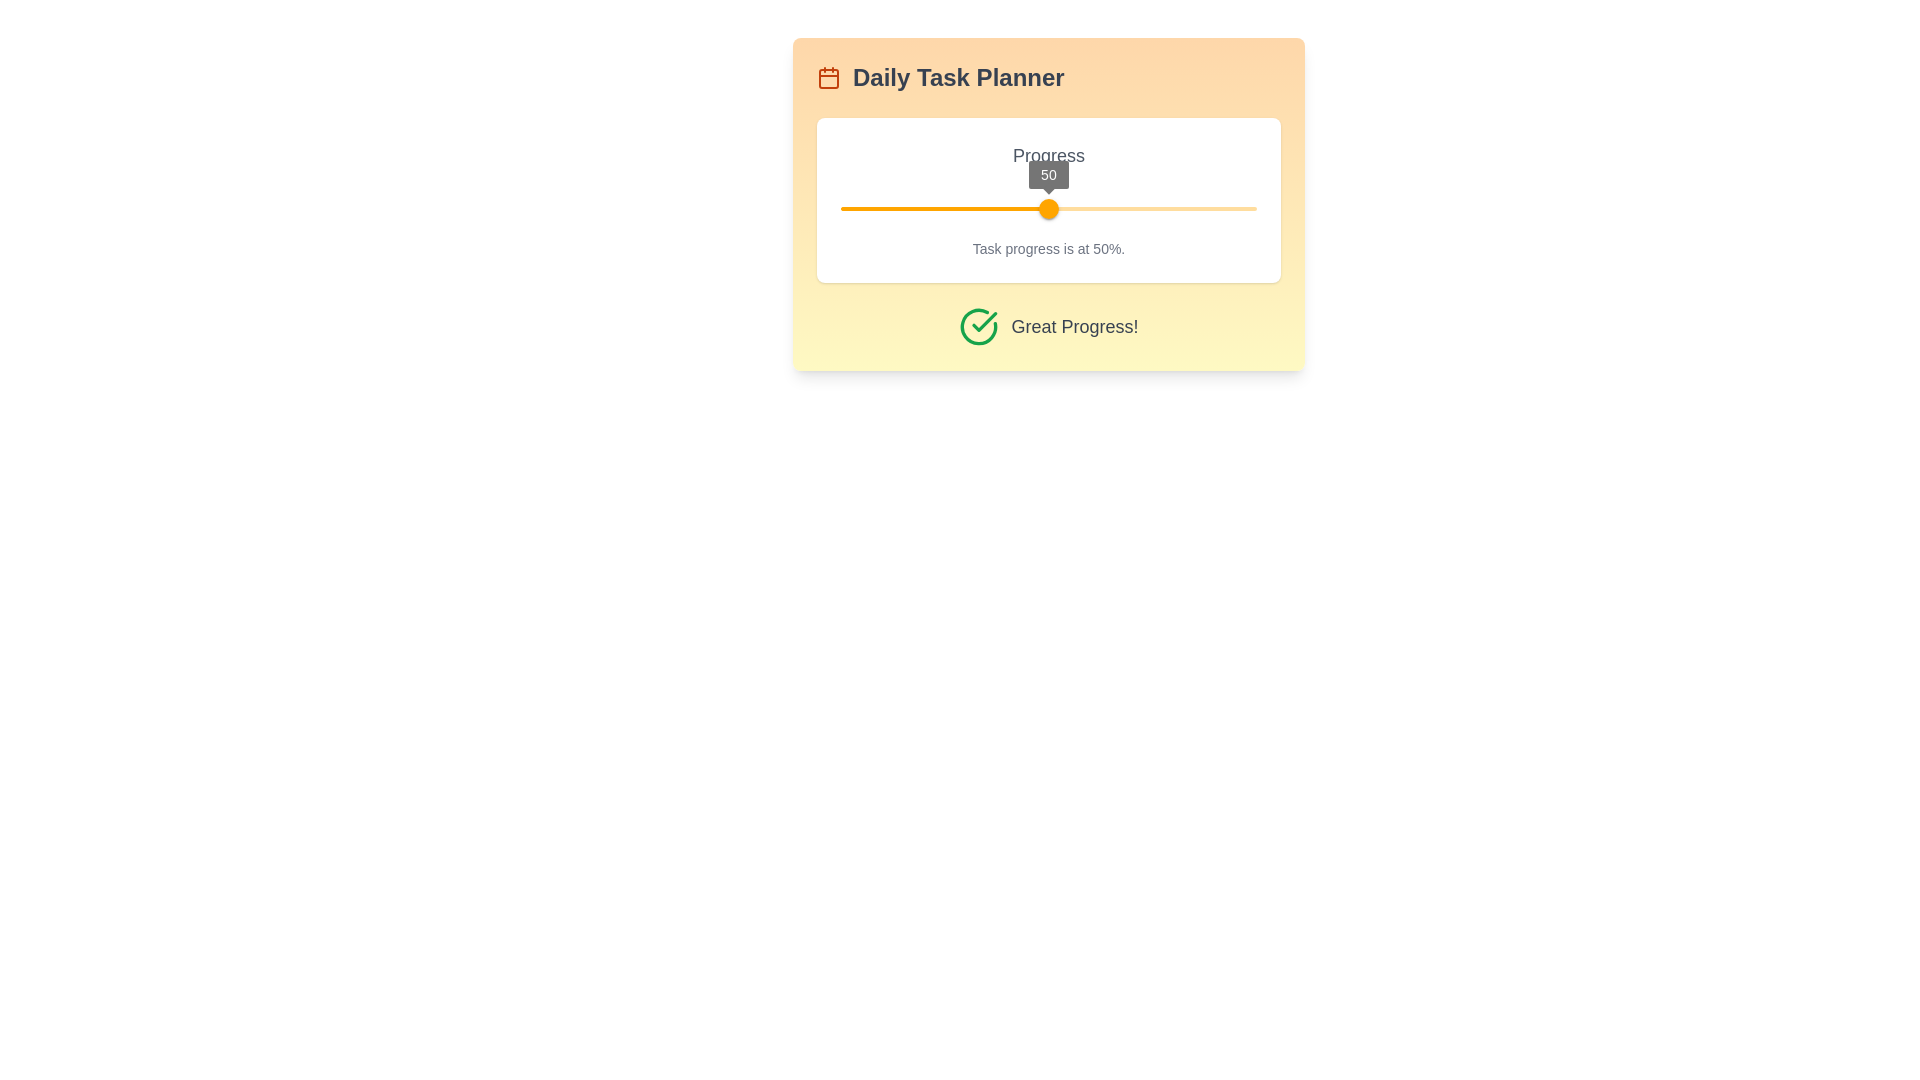 This screenshot has width=1920, height=1080. I want to click on the slider's value, so click(1148, 208).